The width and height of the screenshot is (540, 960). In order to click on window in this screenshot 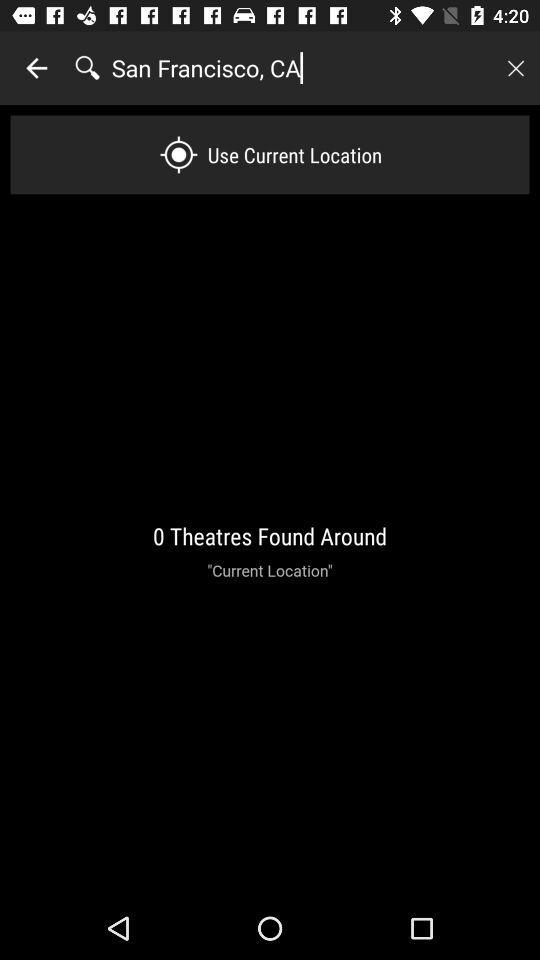, I will do `click(515, 68)`.